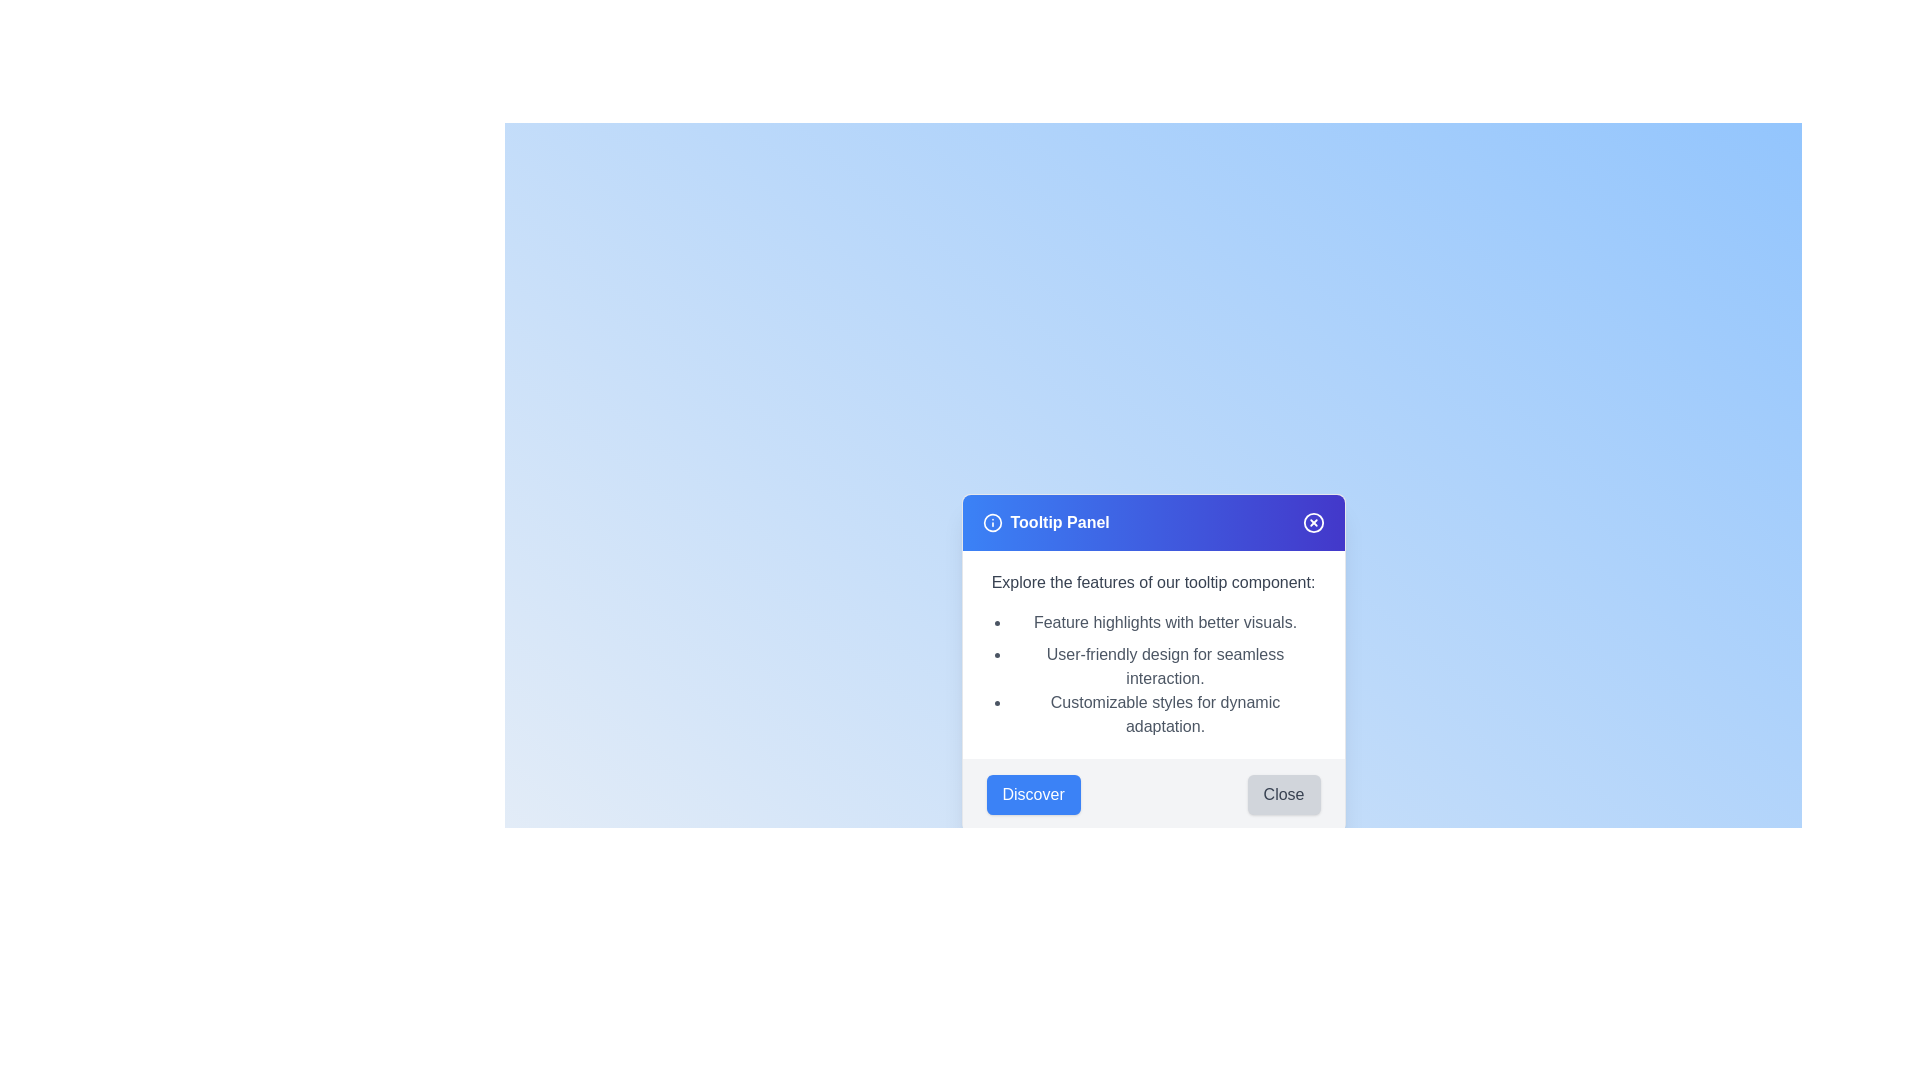 The width and height of the screenshot is (1920, 1080). I want to click on text content of the vertical list element displayed in gray font, which is located below the heading 'Explore the features of our tooltip component:' in the content panel, so click(1165, 675).